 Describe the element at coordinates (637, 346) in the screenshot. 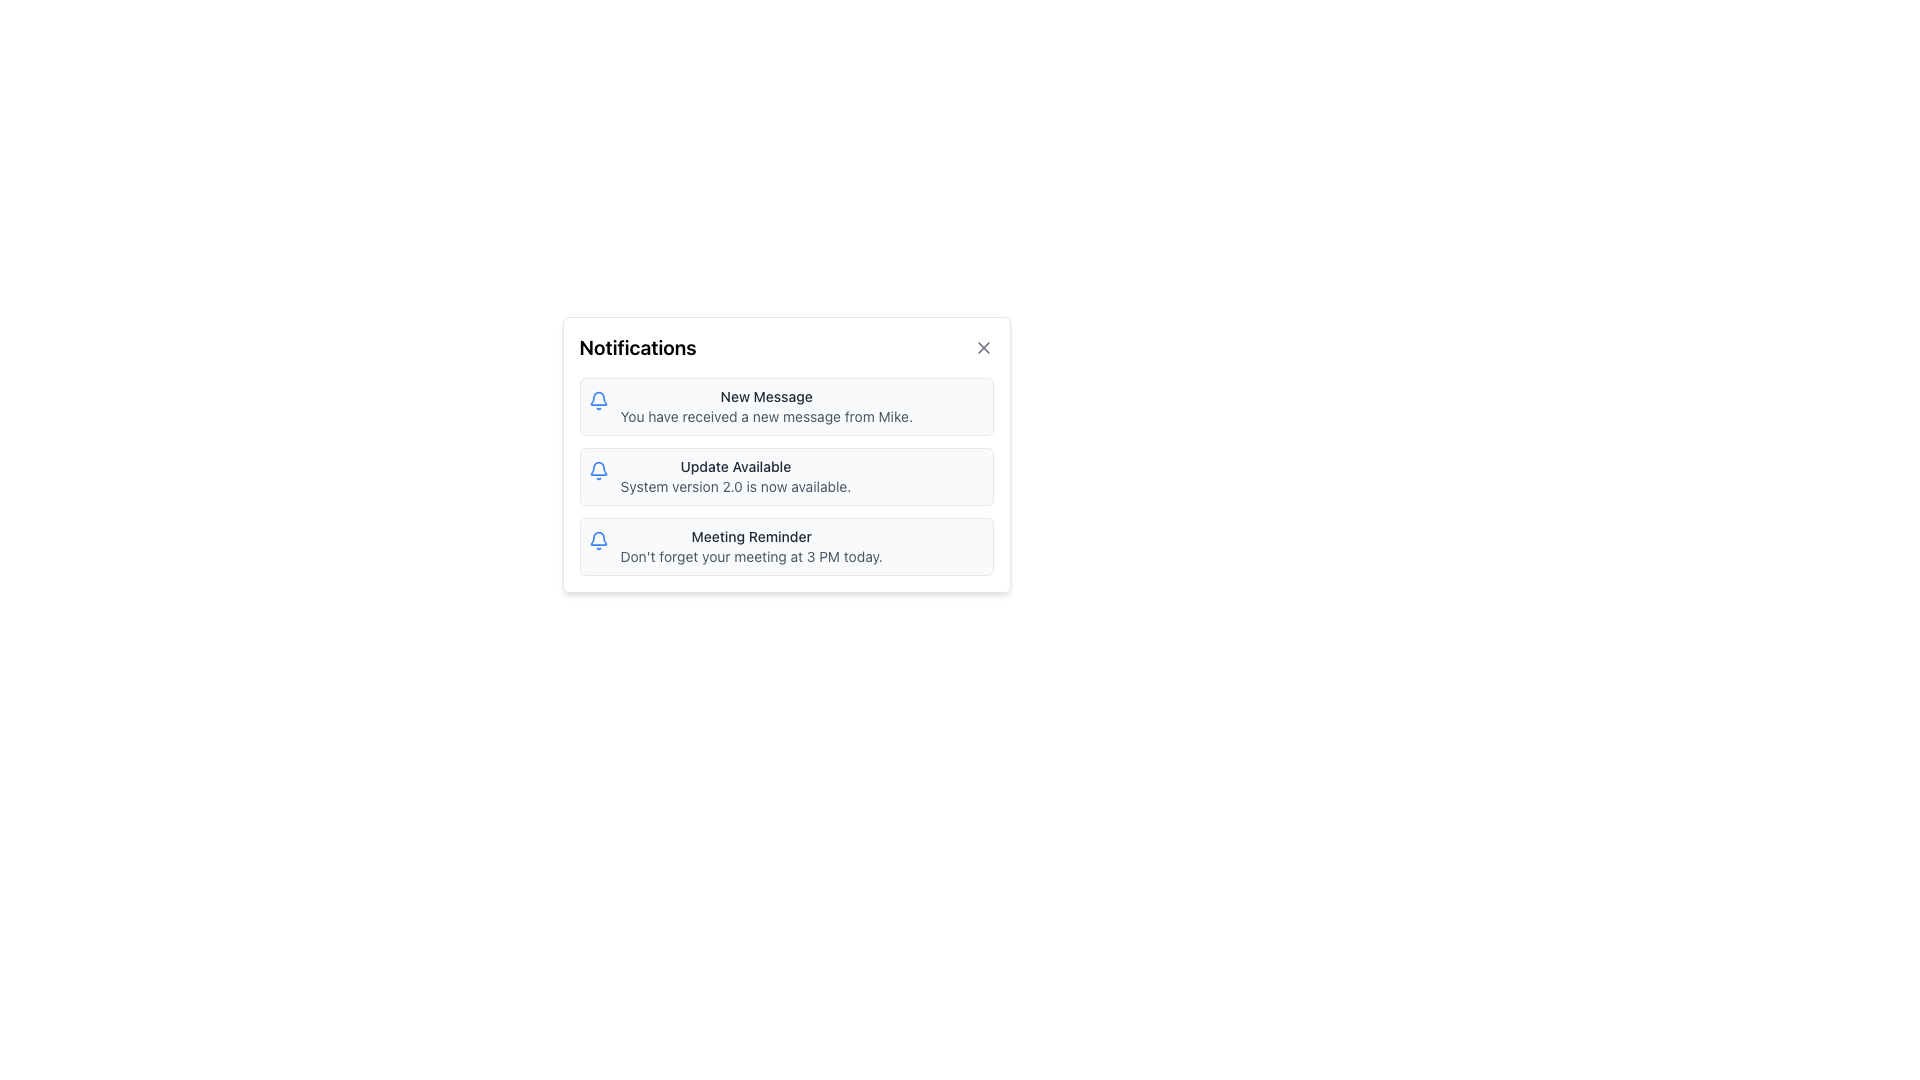

I see `the 'Notifications' text label` at that location.